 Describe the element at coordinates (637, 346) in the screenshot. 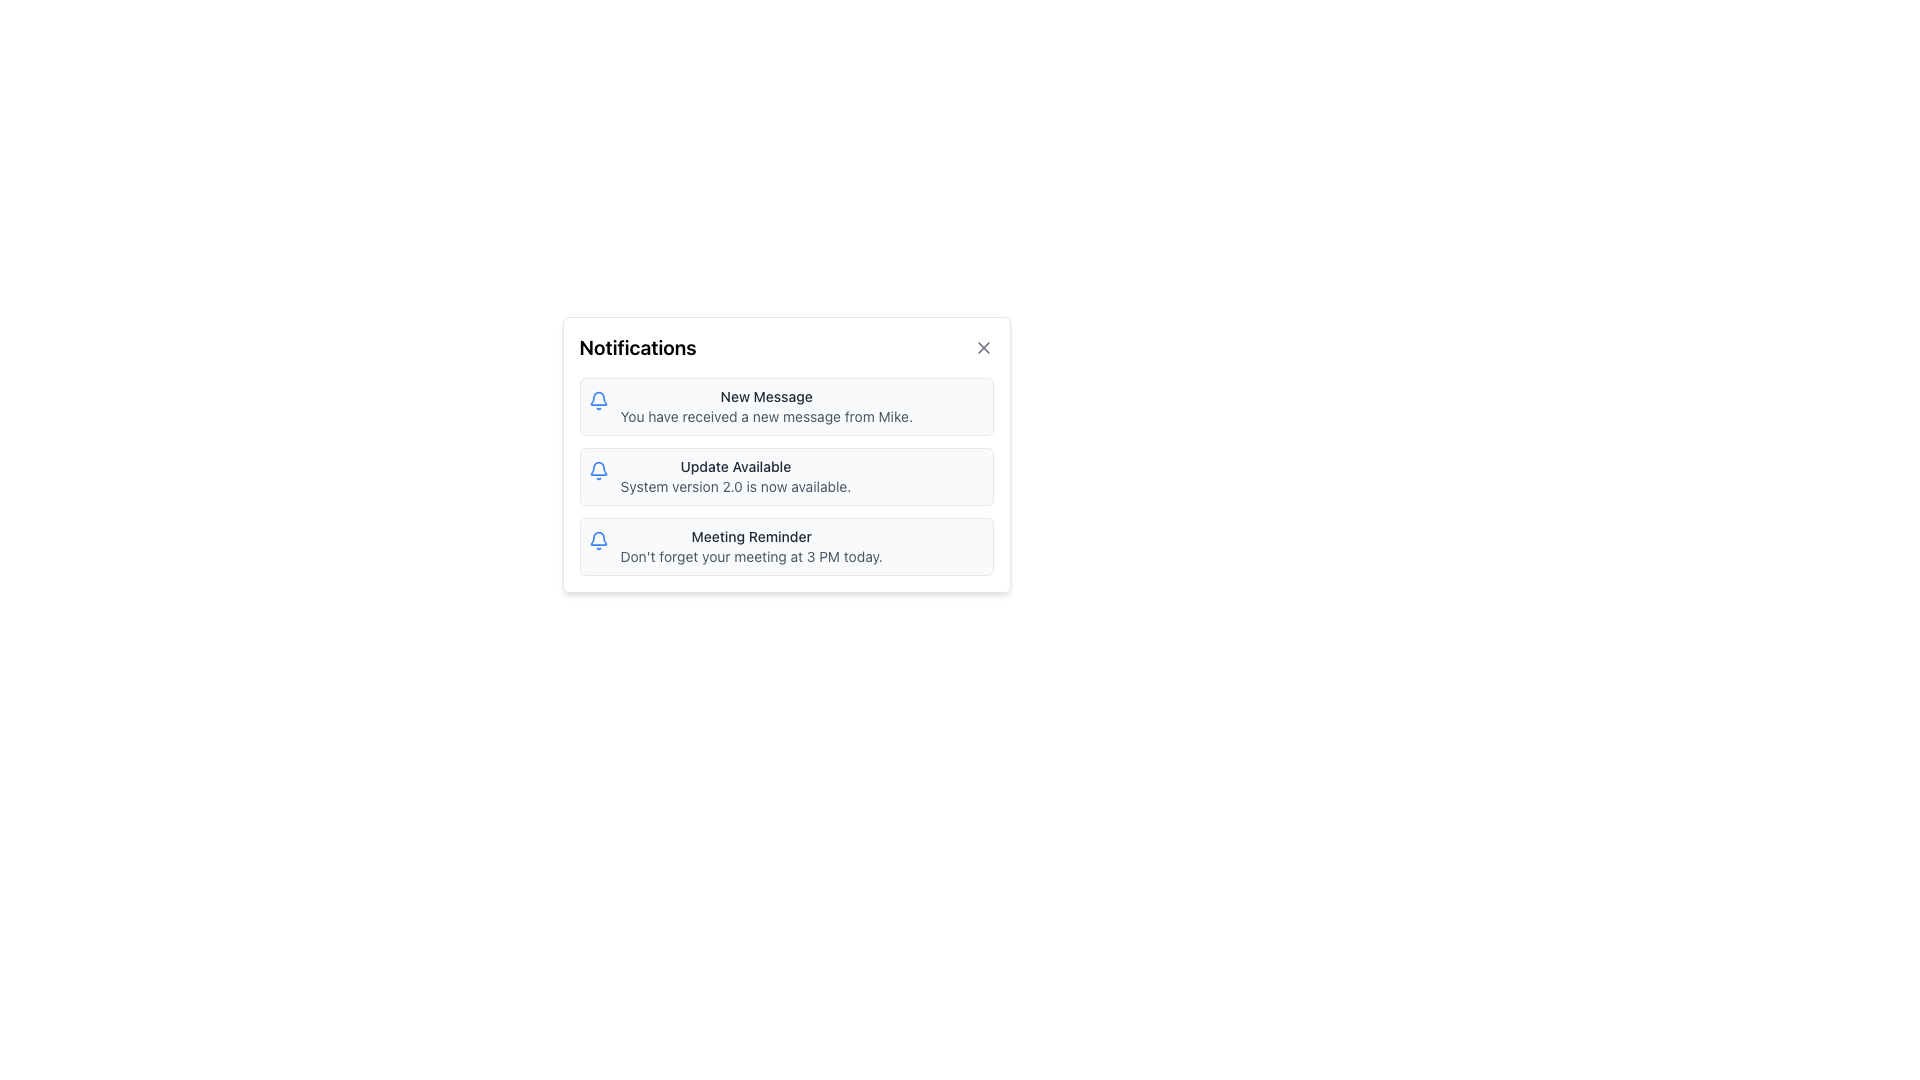

I see `the 'Notifications' text label` at that location.